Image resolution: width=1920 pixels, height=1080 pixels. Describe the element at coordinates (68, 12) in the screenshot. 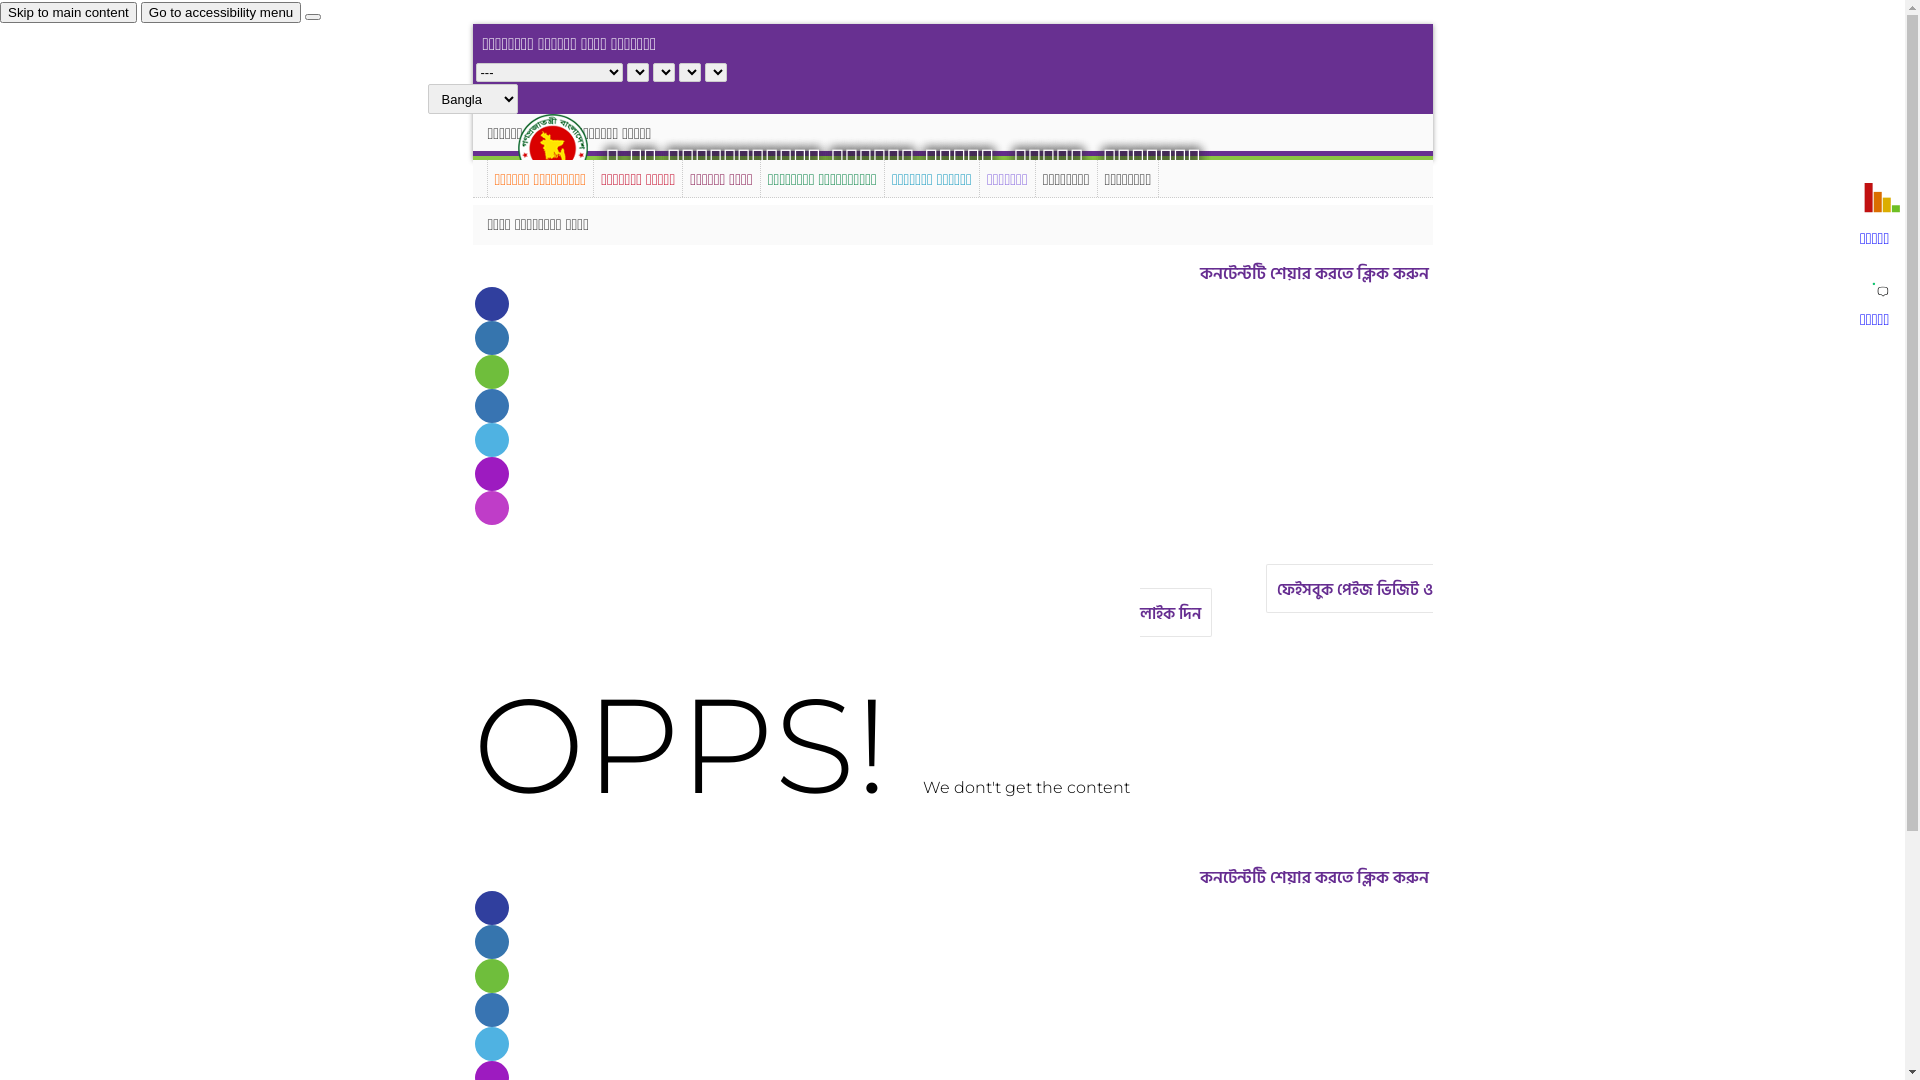

I see `'Skip to main content'` at that location.